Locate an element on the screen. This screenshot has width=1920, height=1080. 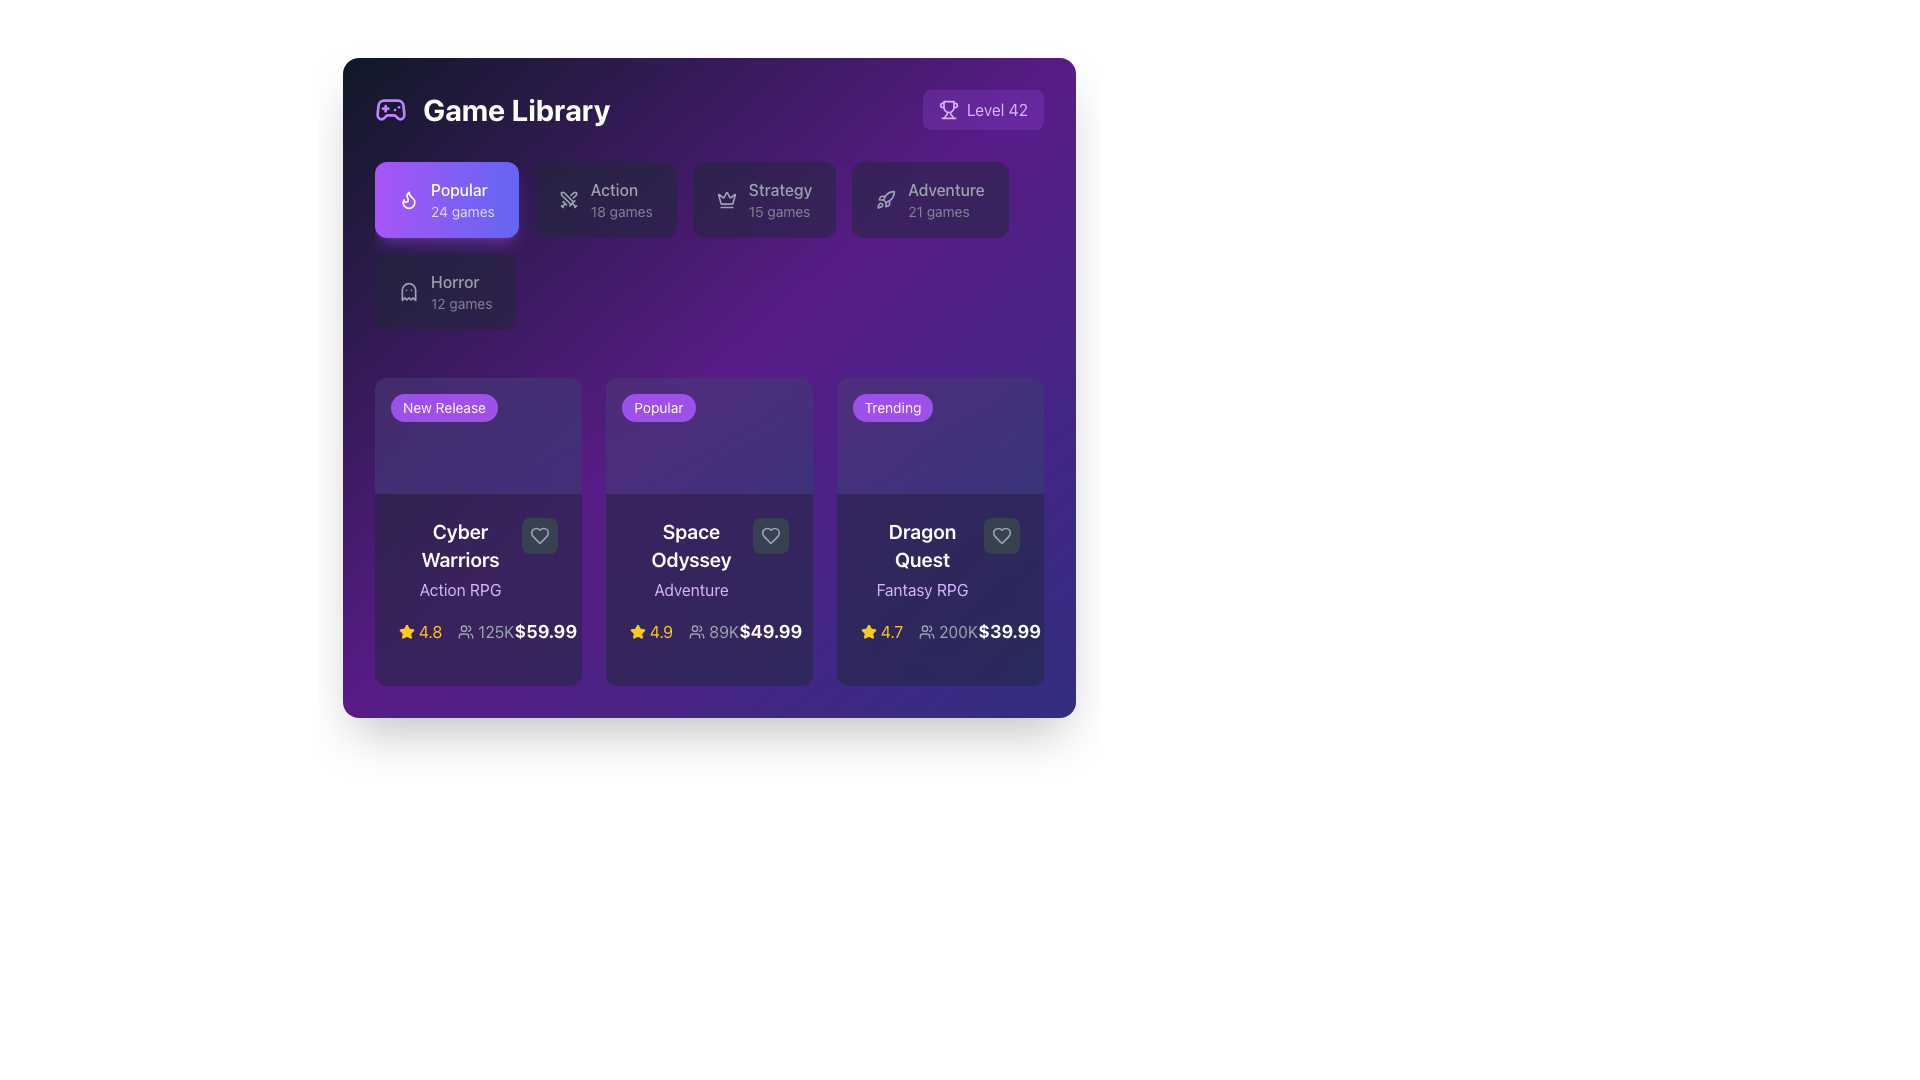
the encompassing button for the 'Adventure' category, which features a modern rocket icon in its design located in the top right quadrant of the game library interface is located at coordinates (888, 197).